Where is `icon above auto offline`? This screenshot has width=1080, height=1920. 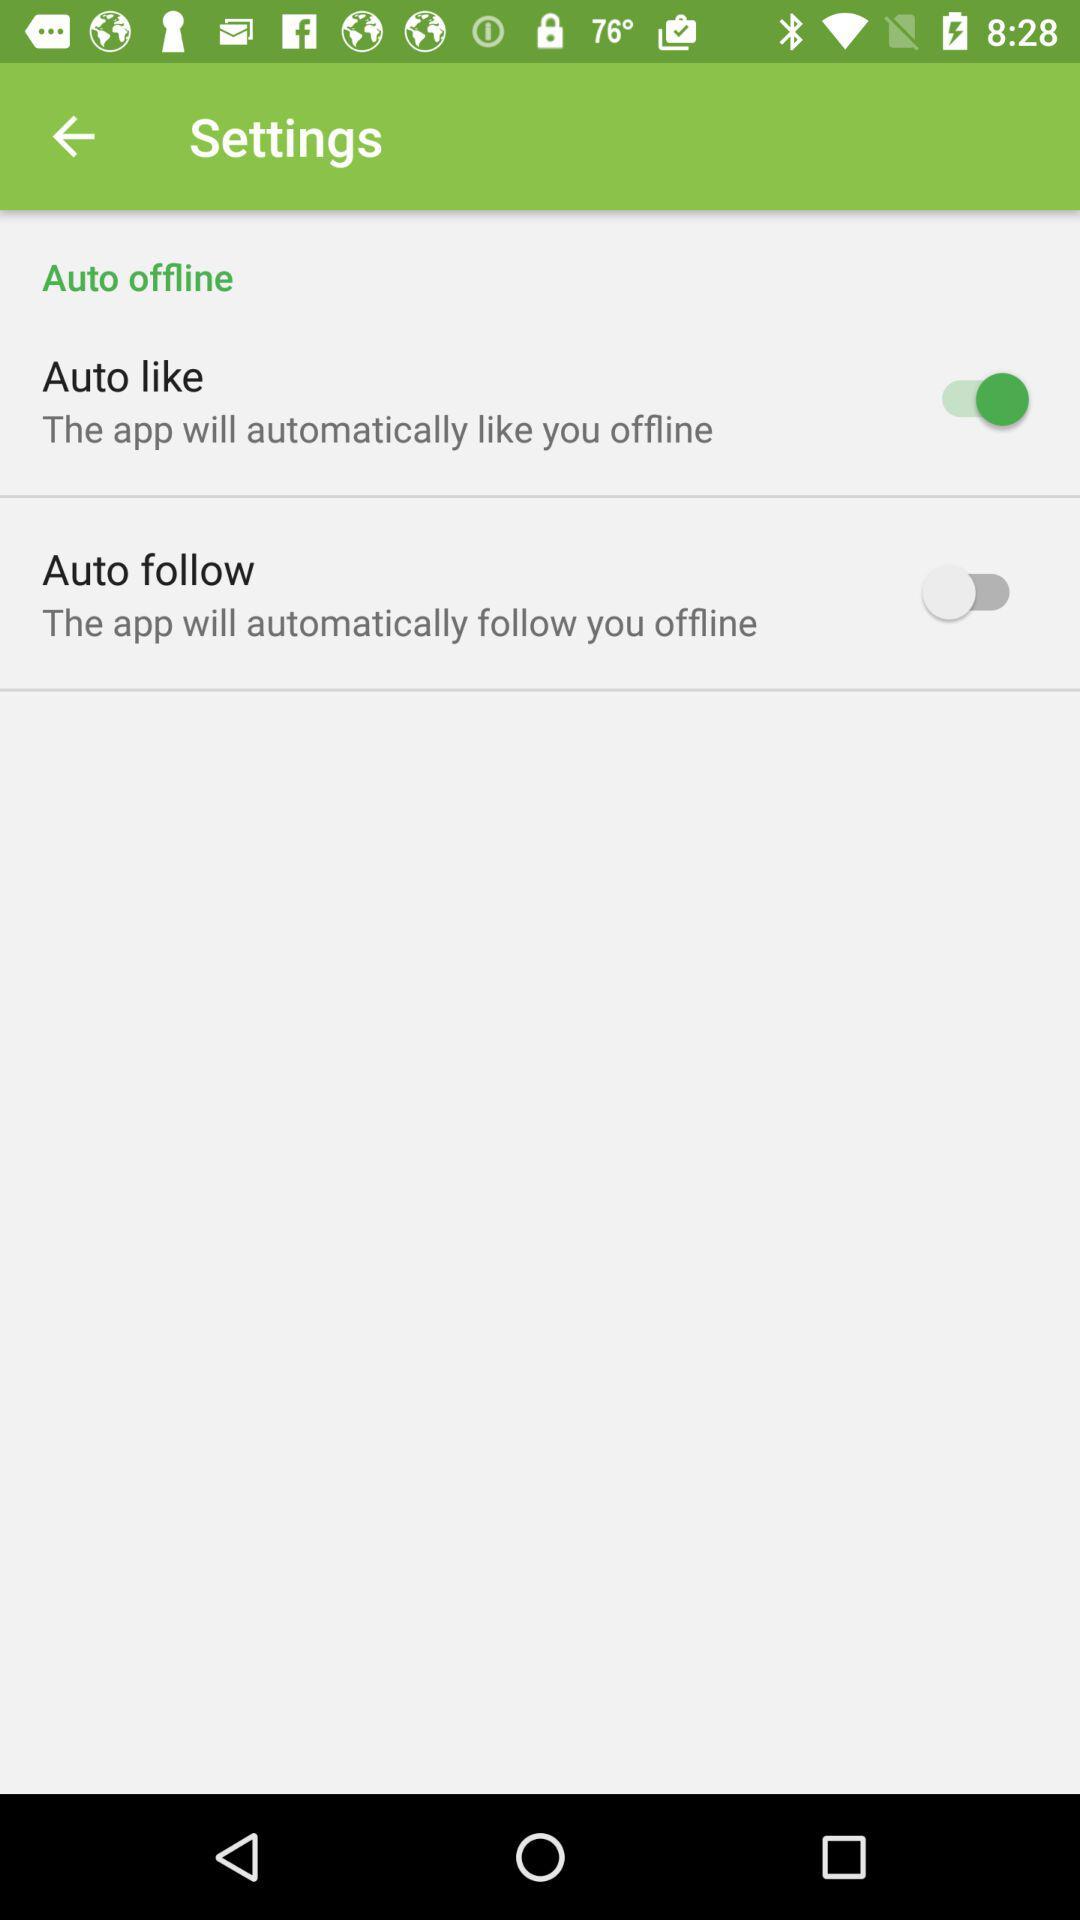 icon above auto offline is located at coordinates (72, 135).